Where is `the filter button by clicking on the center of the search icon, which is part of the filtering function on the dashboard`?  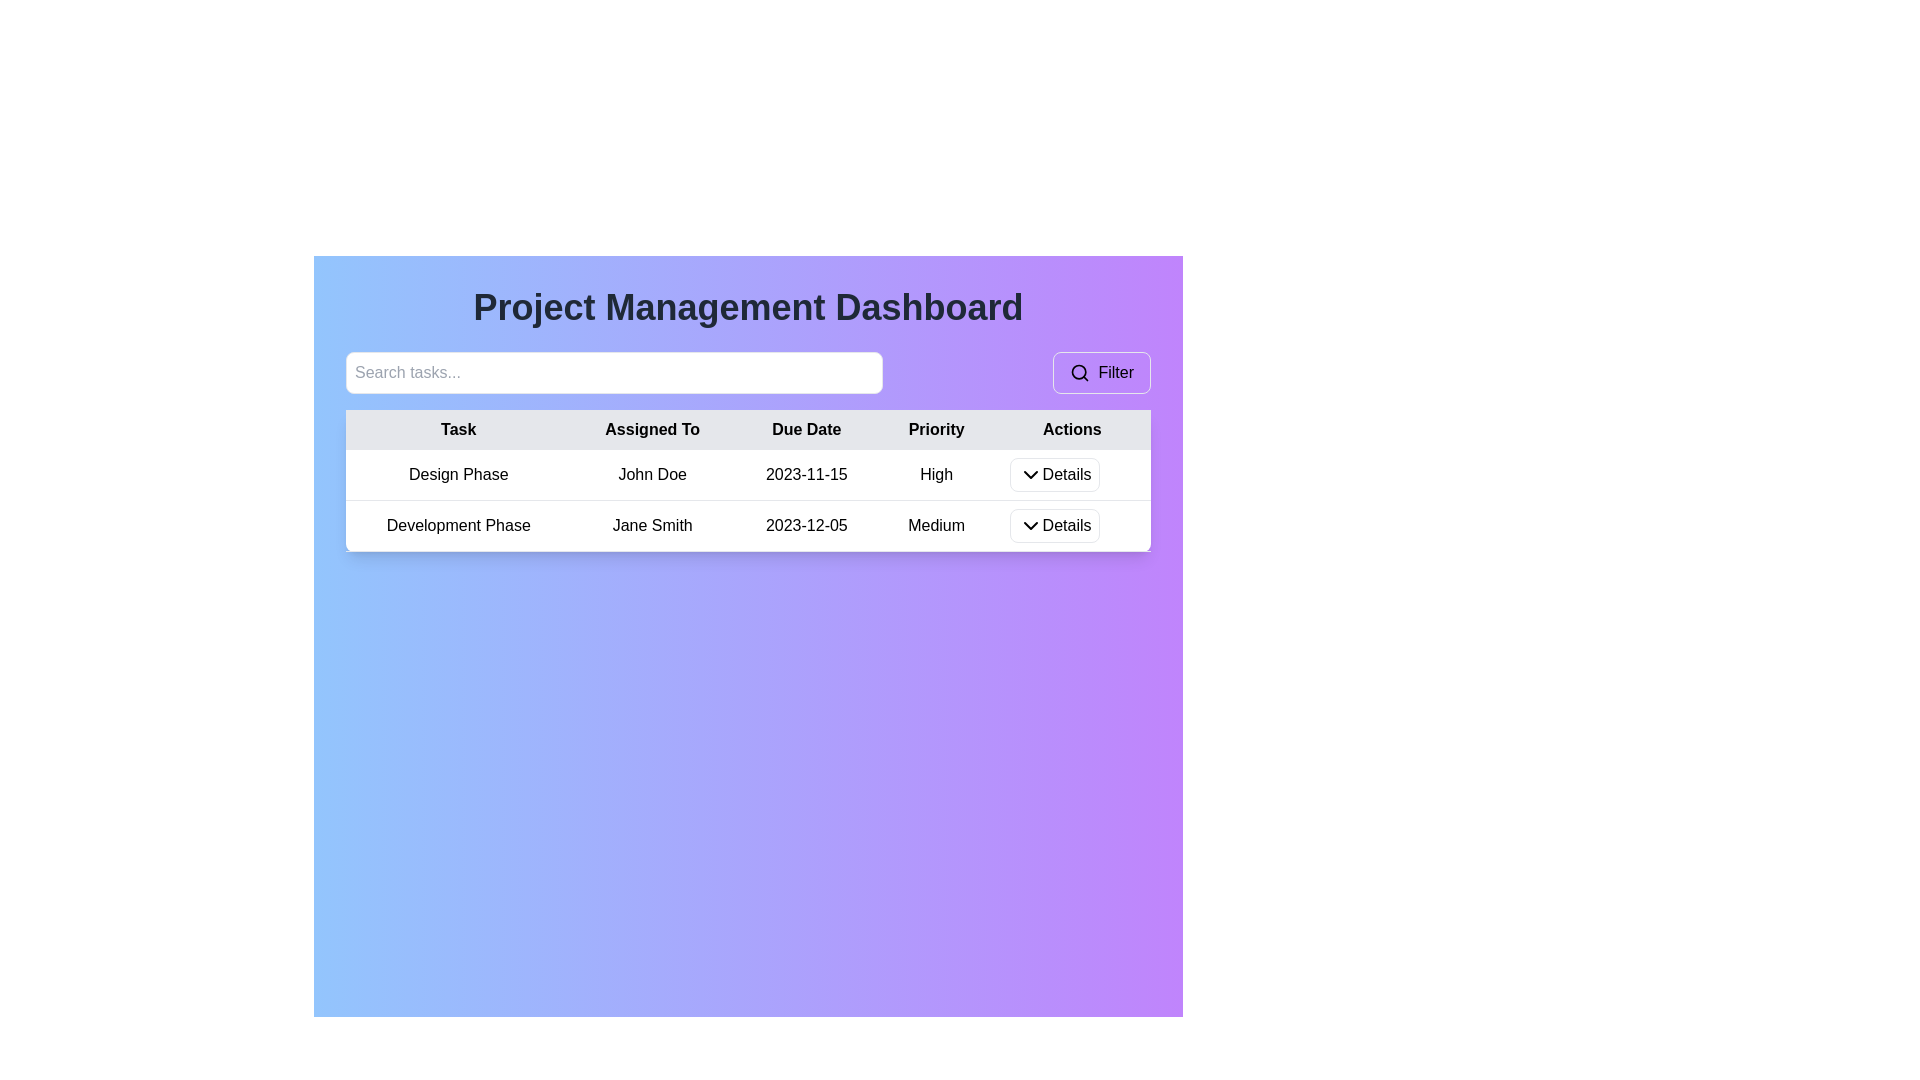
the filter button by clicking on the center of the search icon, which is part of the filtering function on the dashboard is located at coordinates (1078, 372).